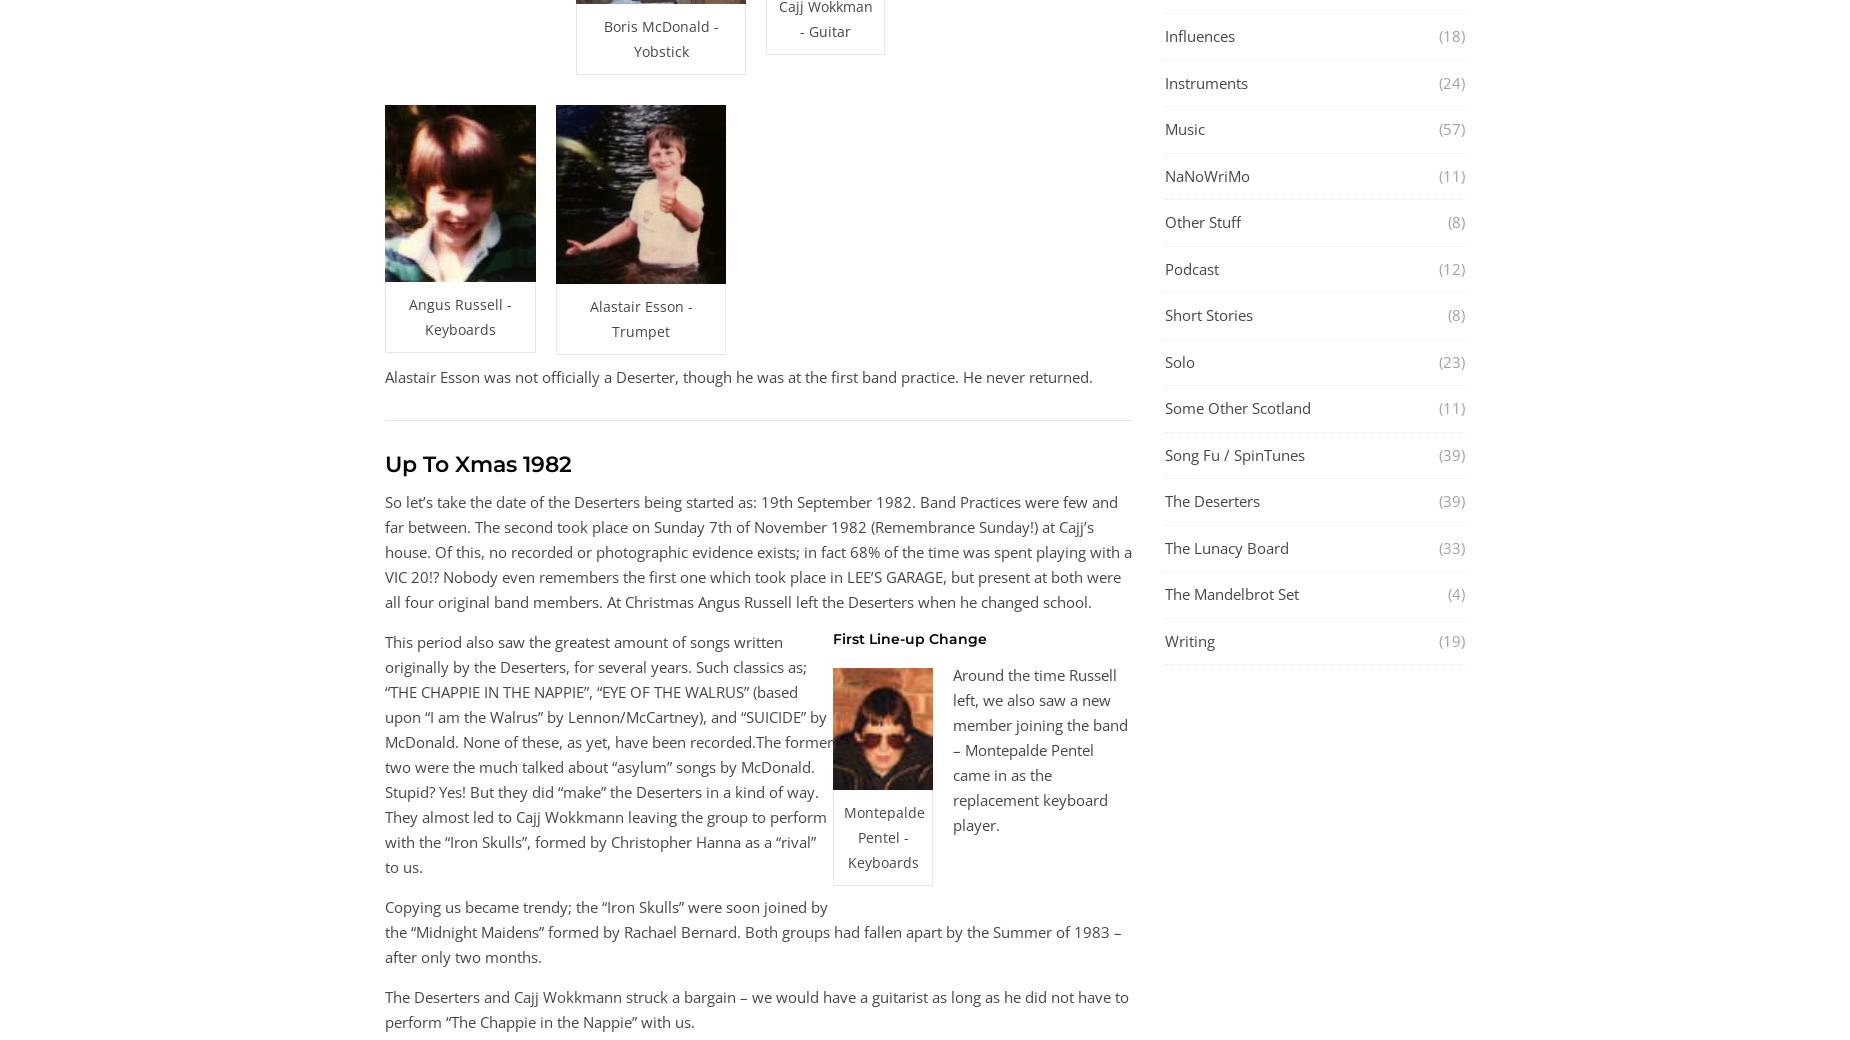 The image size is (1850, 1040). Describe the element at coordinates (602, 36) in the screenshot. I see `'Boris McDonald - Yobstick'` at that location.